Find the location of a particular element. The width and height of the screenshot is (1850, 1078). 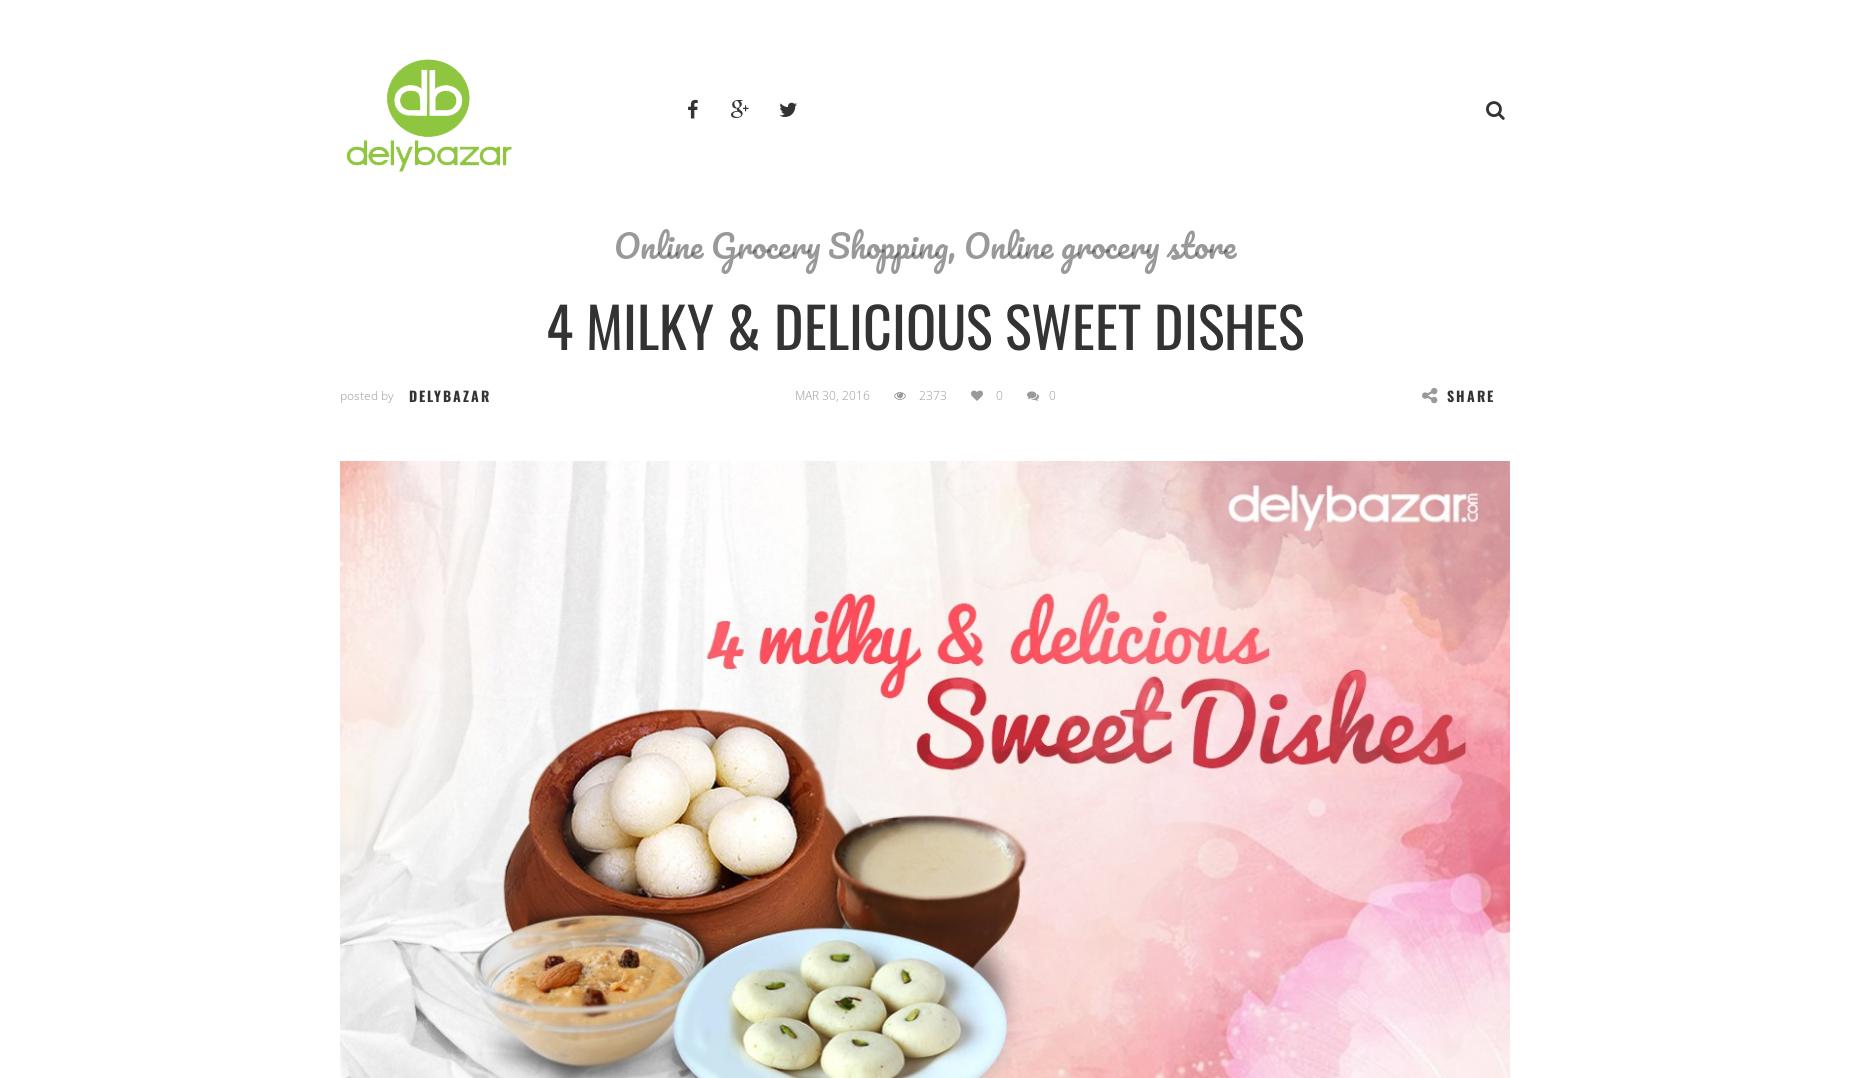

'posted by' is located at coordinates (367, 394).